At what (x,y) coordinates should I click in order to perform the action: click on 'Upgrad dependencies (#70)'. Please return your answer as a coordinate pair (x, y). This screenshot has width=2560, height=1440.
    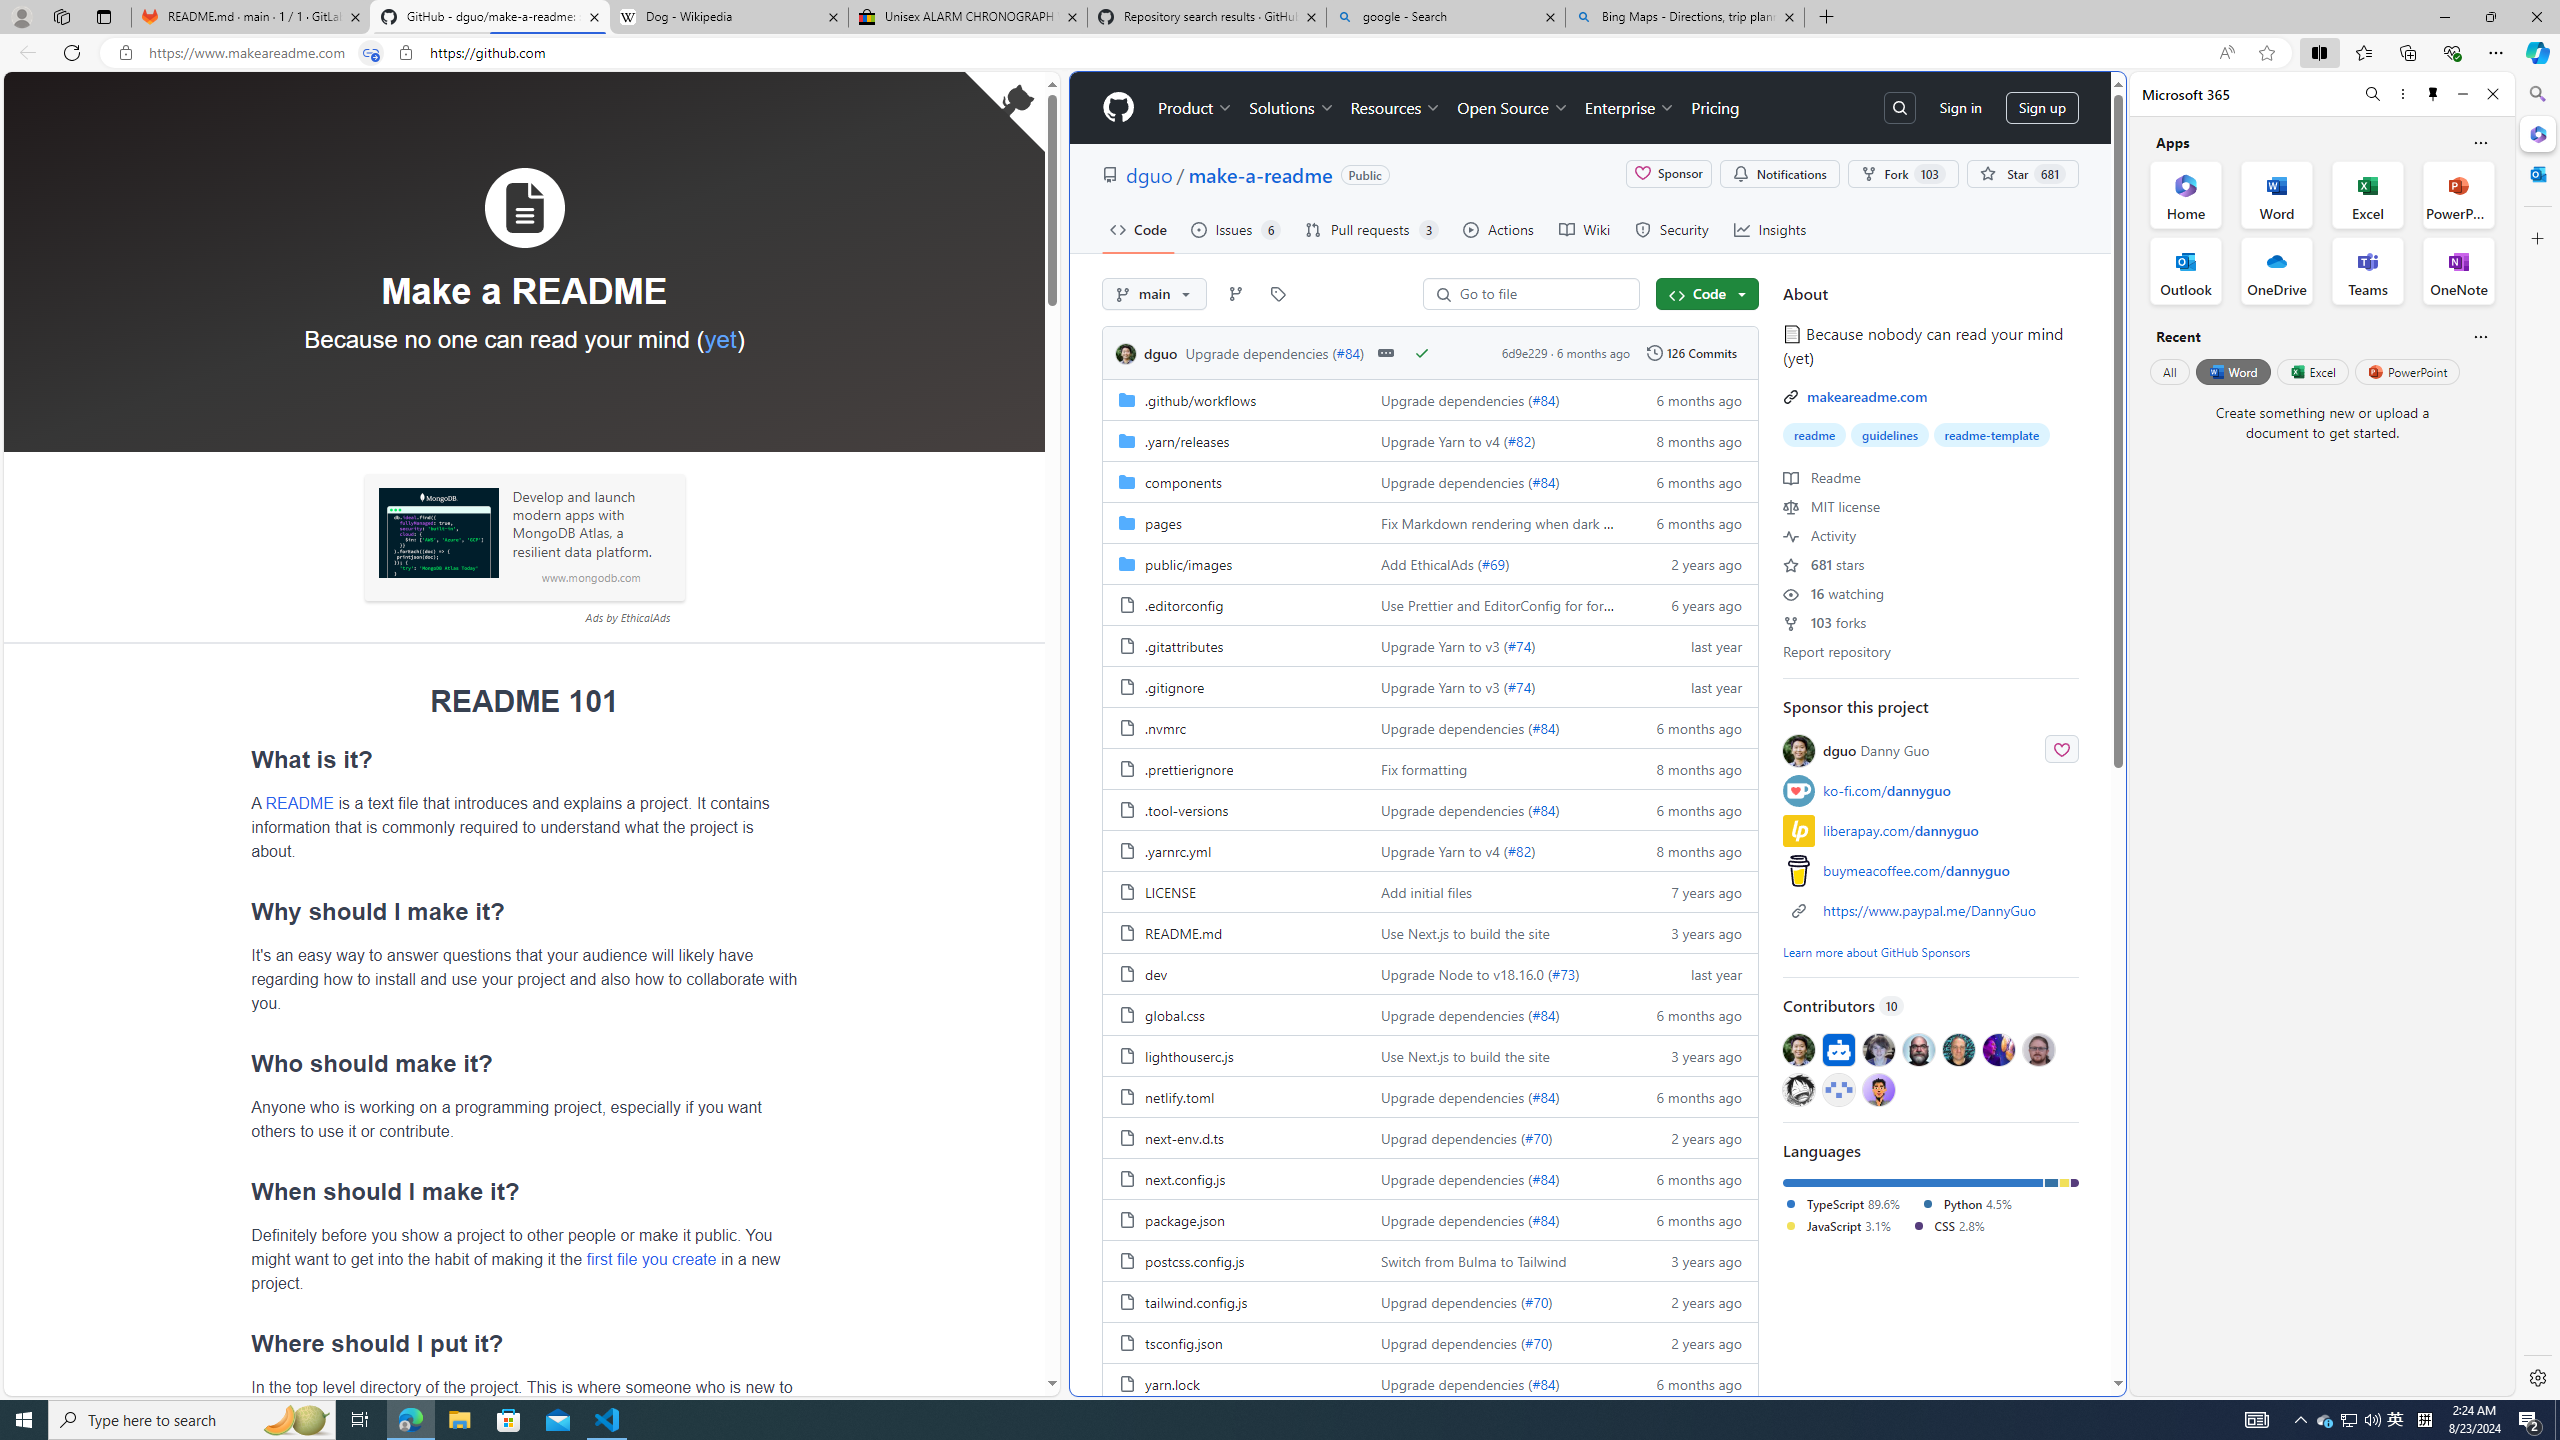
    Looking at the image, I should click on (1492, 1341).